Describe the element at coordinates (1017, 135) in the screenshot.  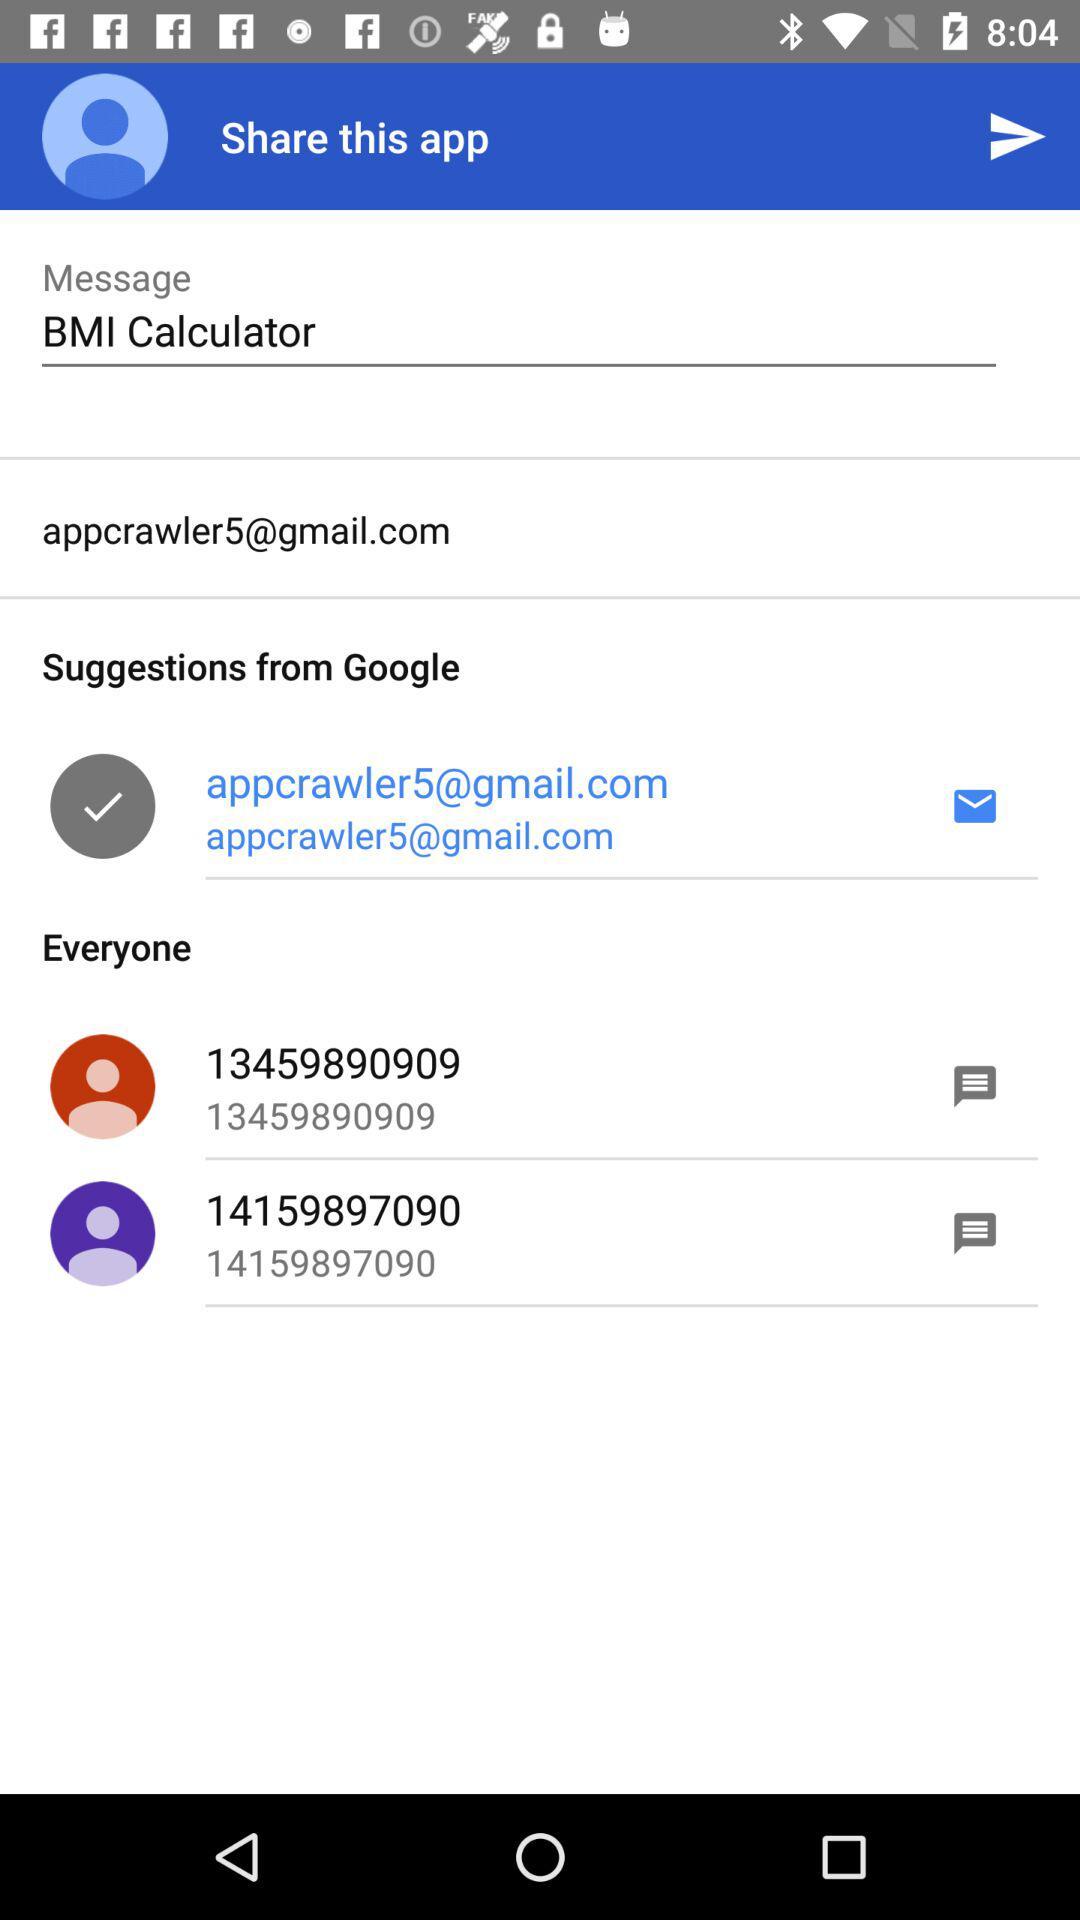
I see `the icon at the top right corner` at that location.